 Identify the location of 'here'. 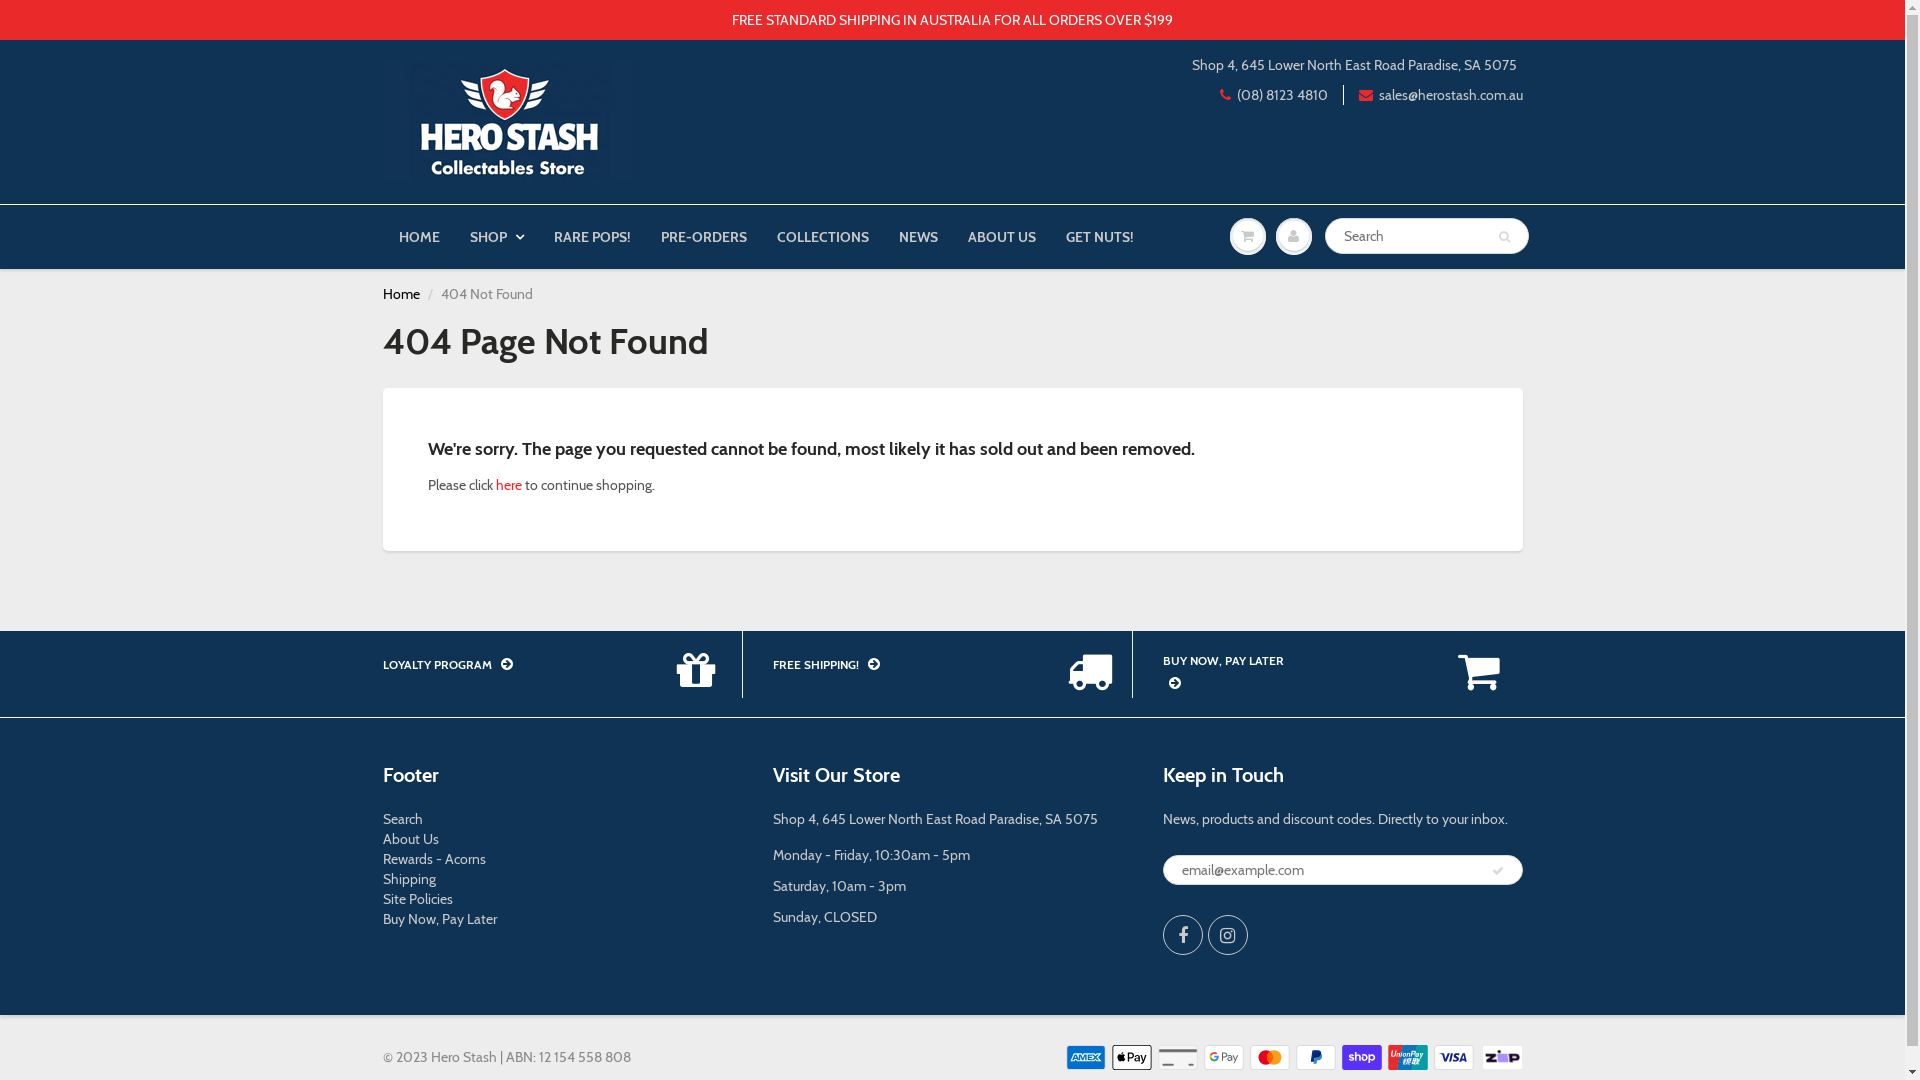
(495, 485).